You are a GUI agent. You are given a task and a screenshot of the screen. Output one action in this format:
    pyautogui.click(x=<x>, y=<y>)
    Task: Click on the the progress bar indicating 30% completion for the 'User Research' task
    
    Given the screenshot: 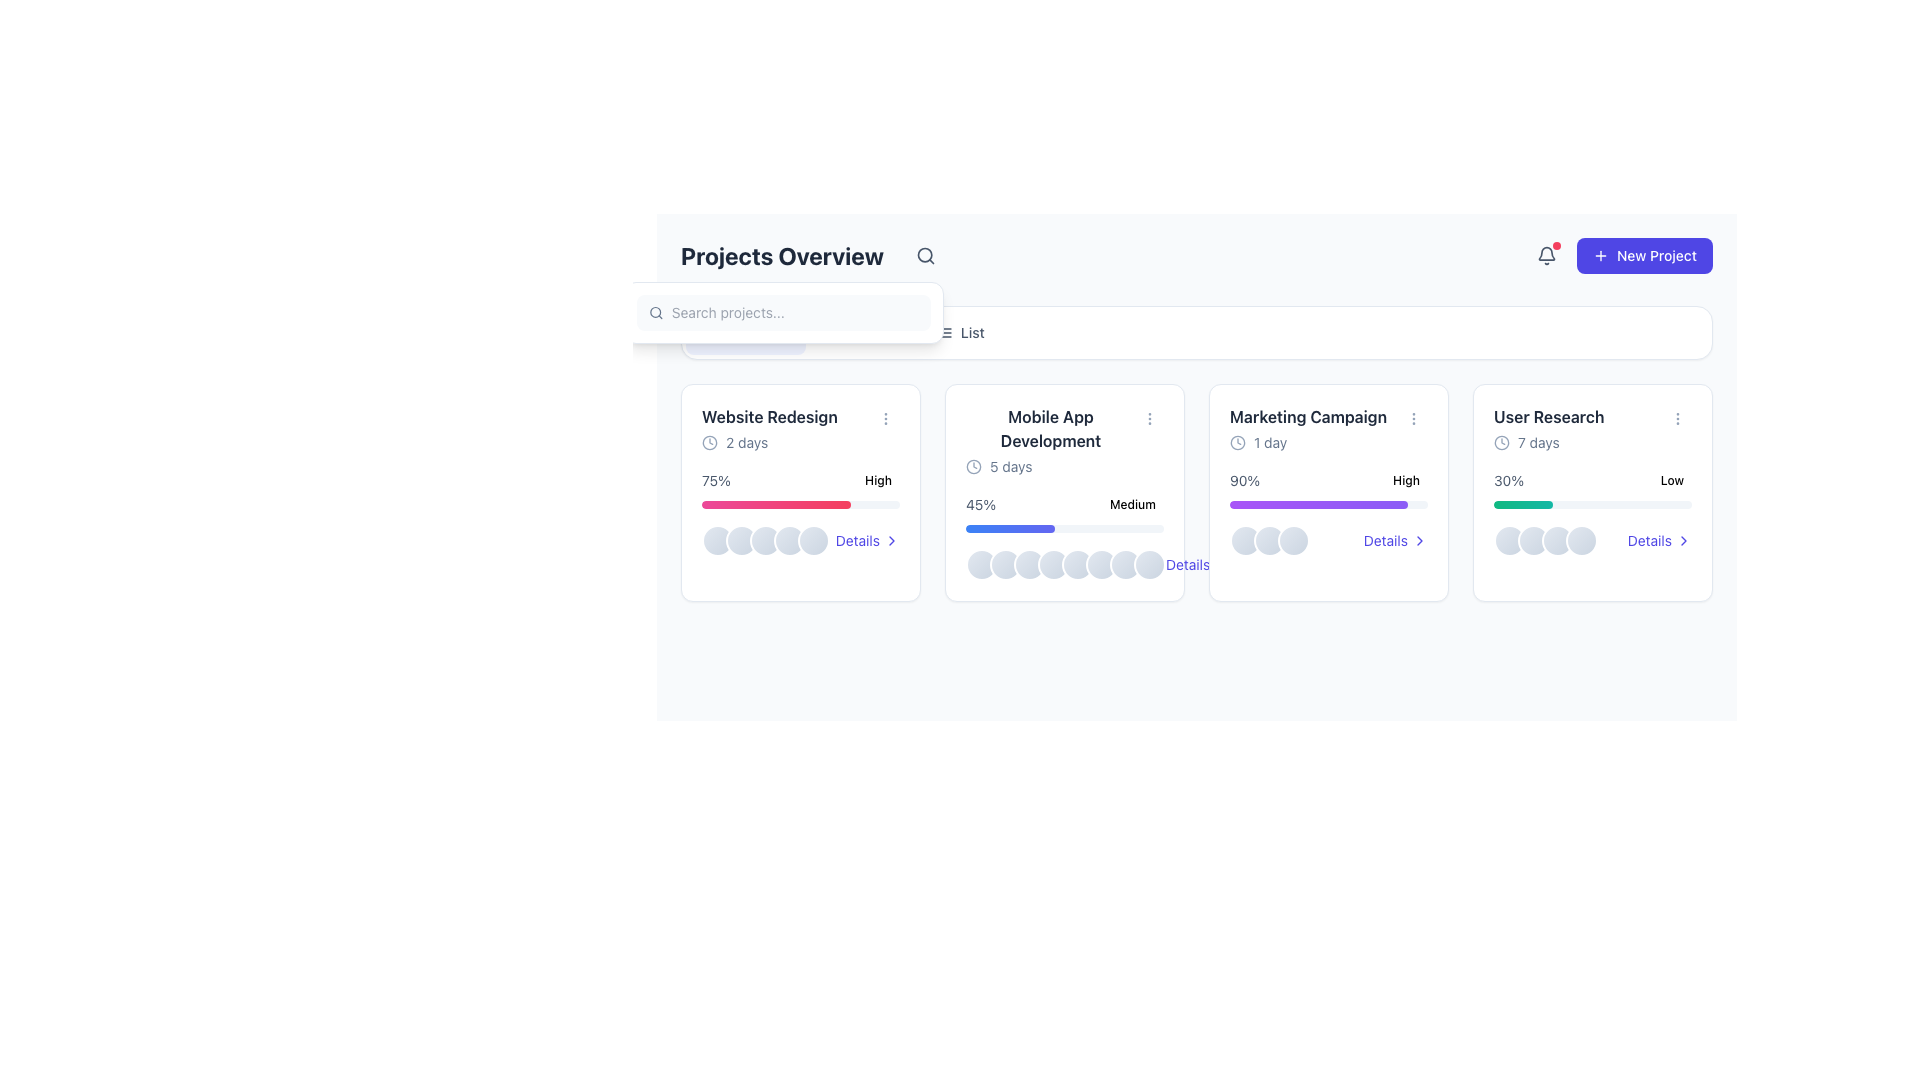 What is the action you would take?
    pyautogui.click(x=1522, y=504)
    